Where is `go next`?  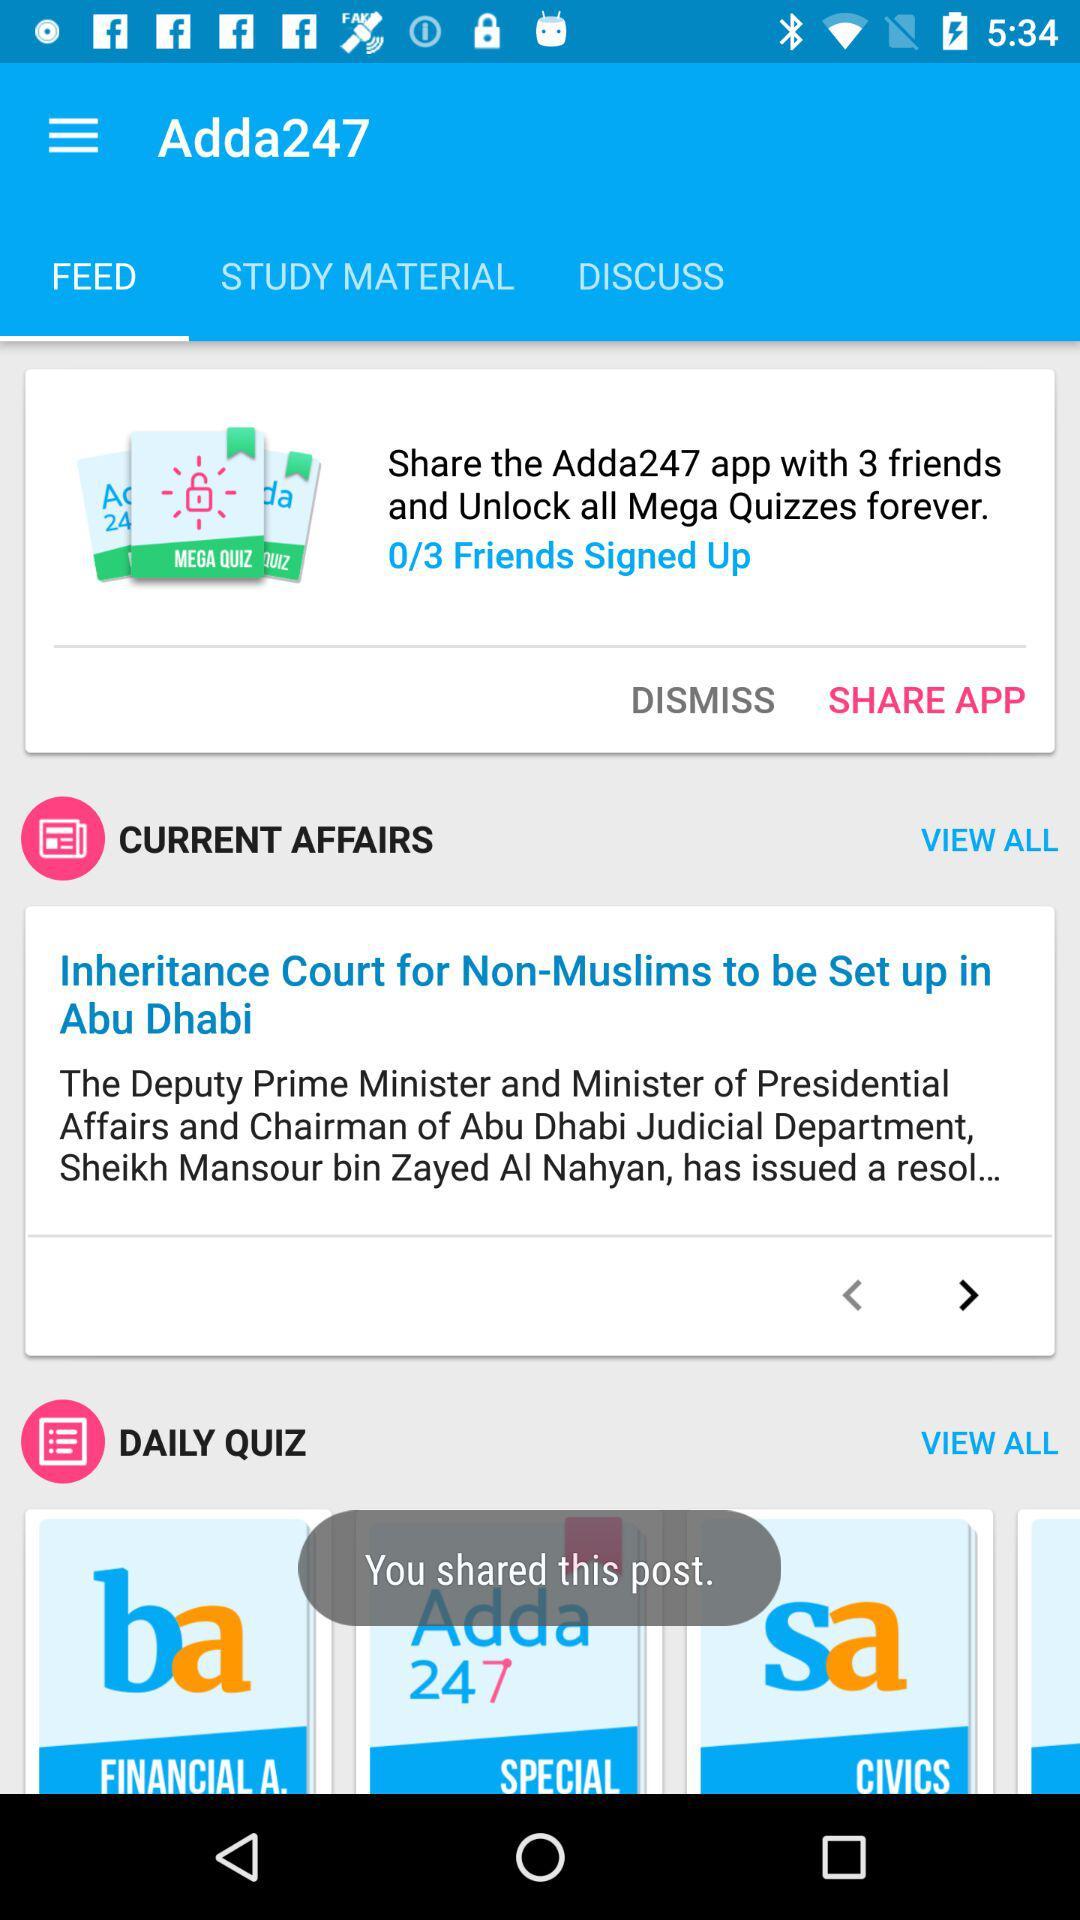
go next is located at coordinates (967, 1295).